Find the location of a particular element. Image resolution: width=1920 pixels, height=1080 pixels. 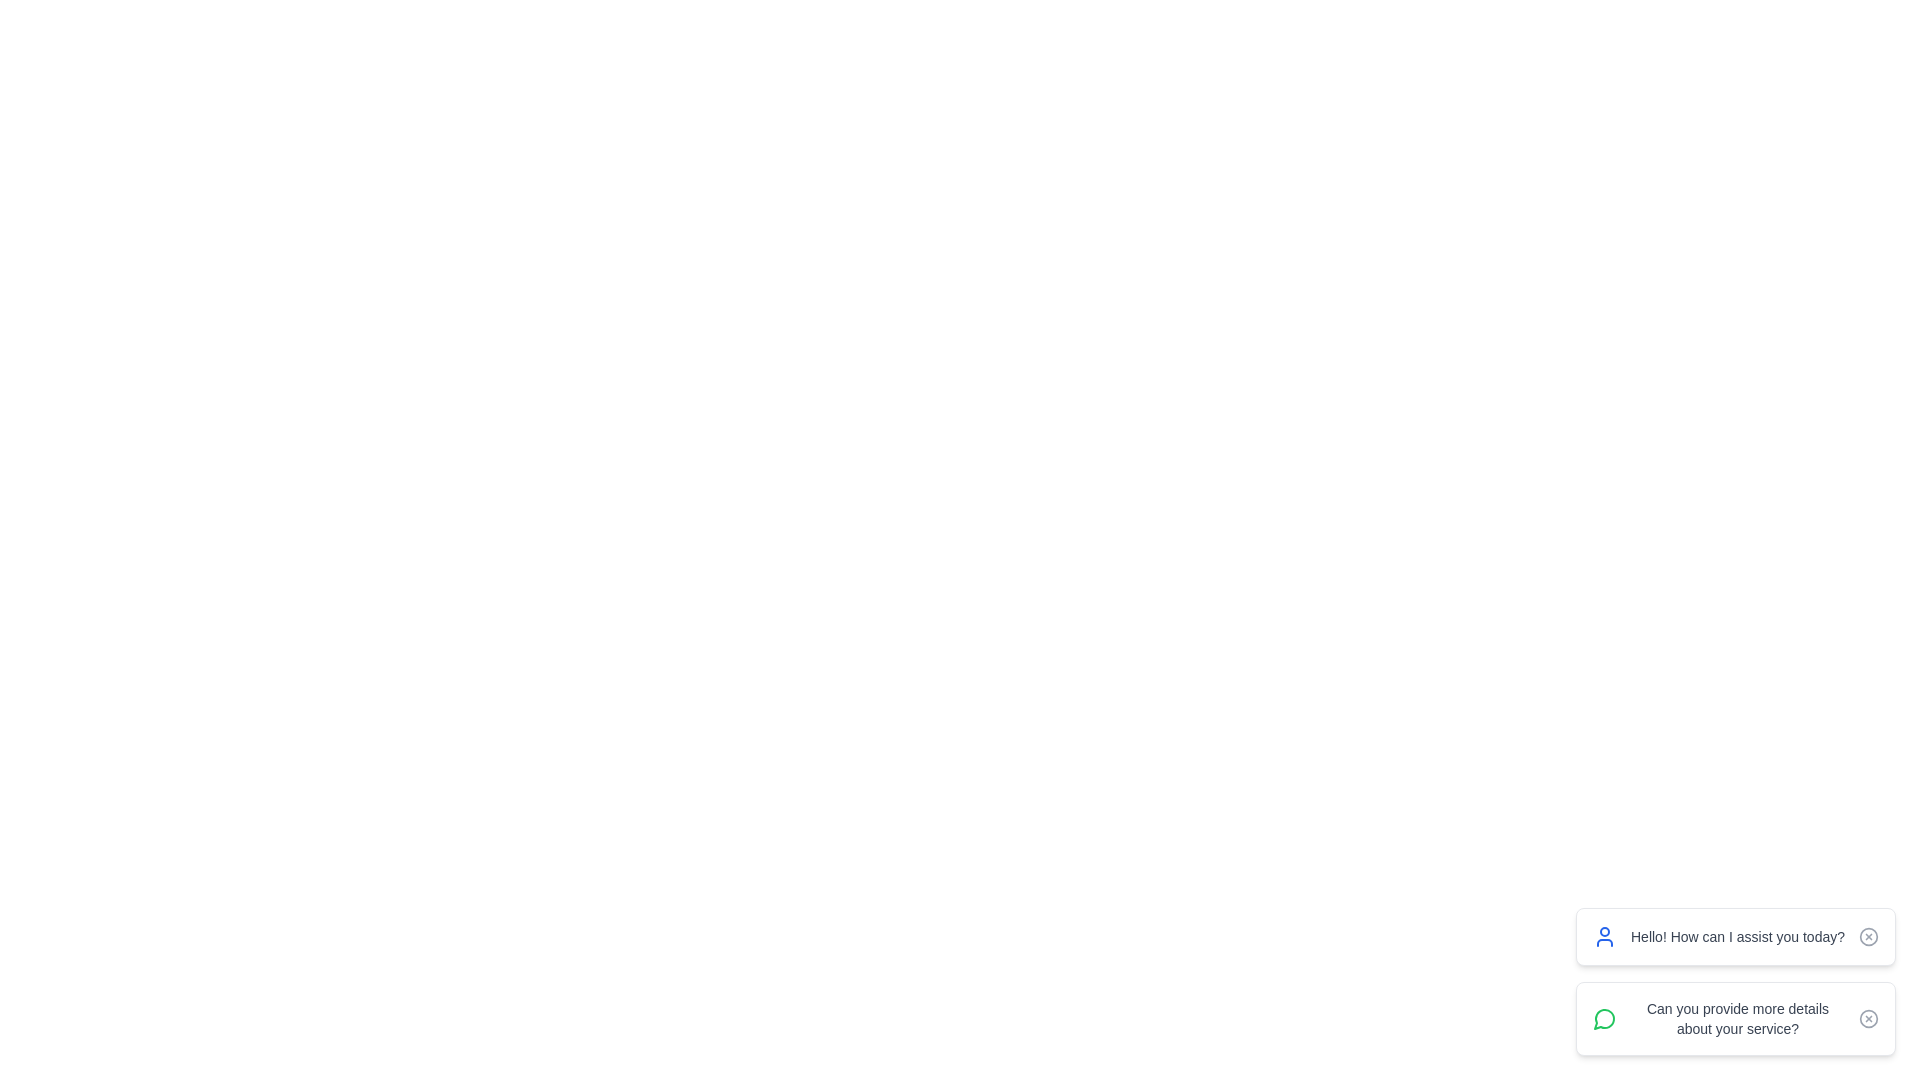

delete button for the message with content 'Can you provide more details about your service?' is located at coordinates (1867, 1018).